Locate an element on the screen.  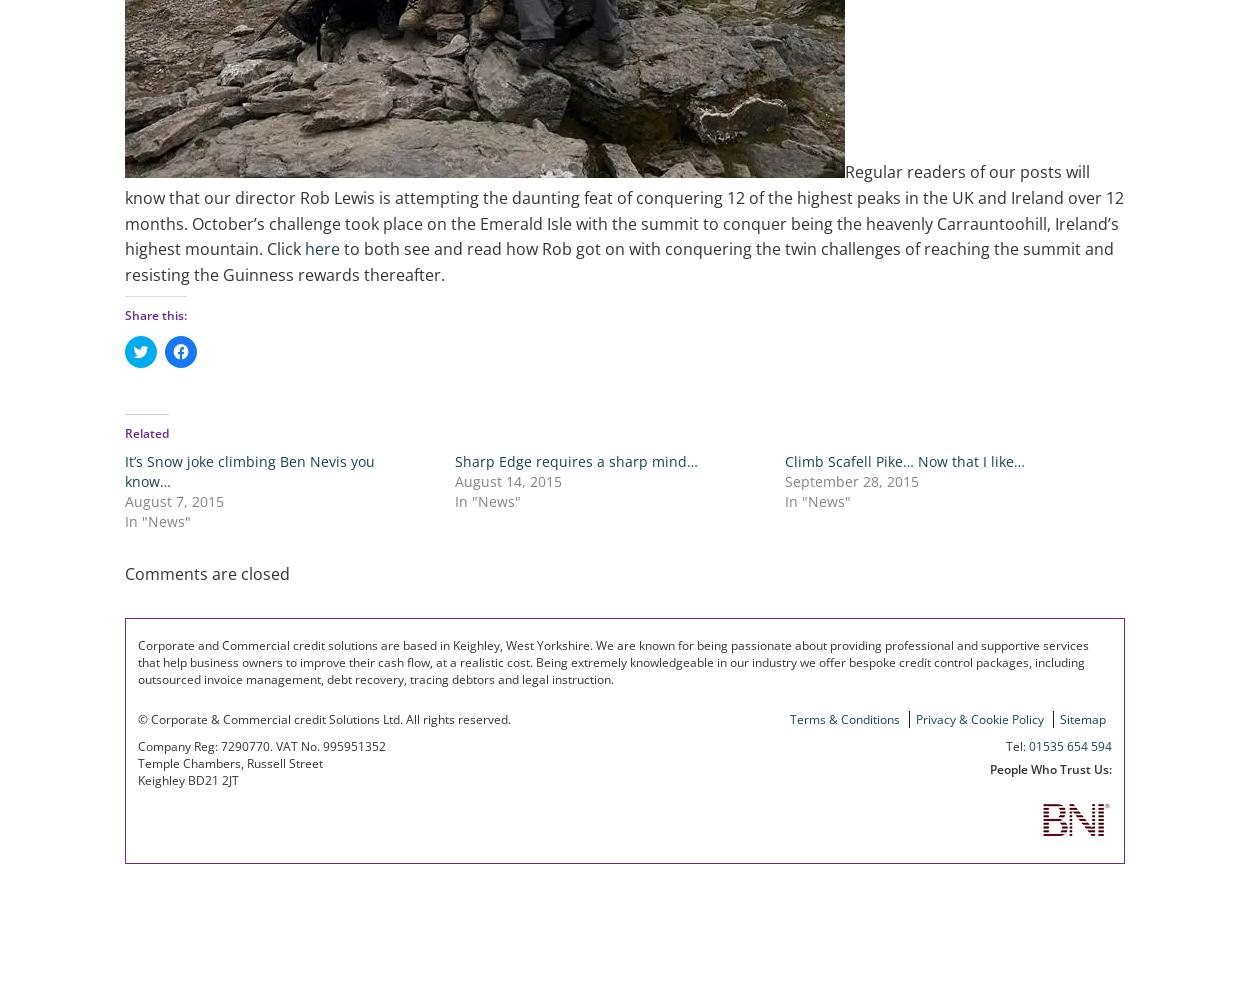
'Share this:' is located at coordinates (125, 314).